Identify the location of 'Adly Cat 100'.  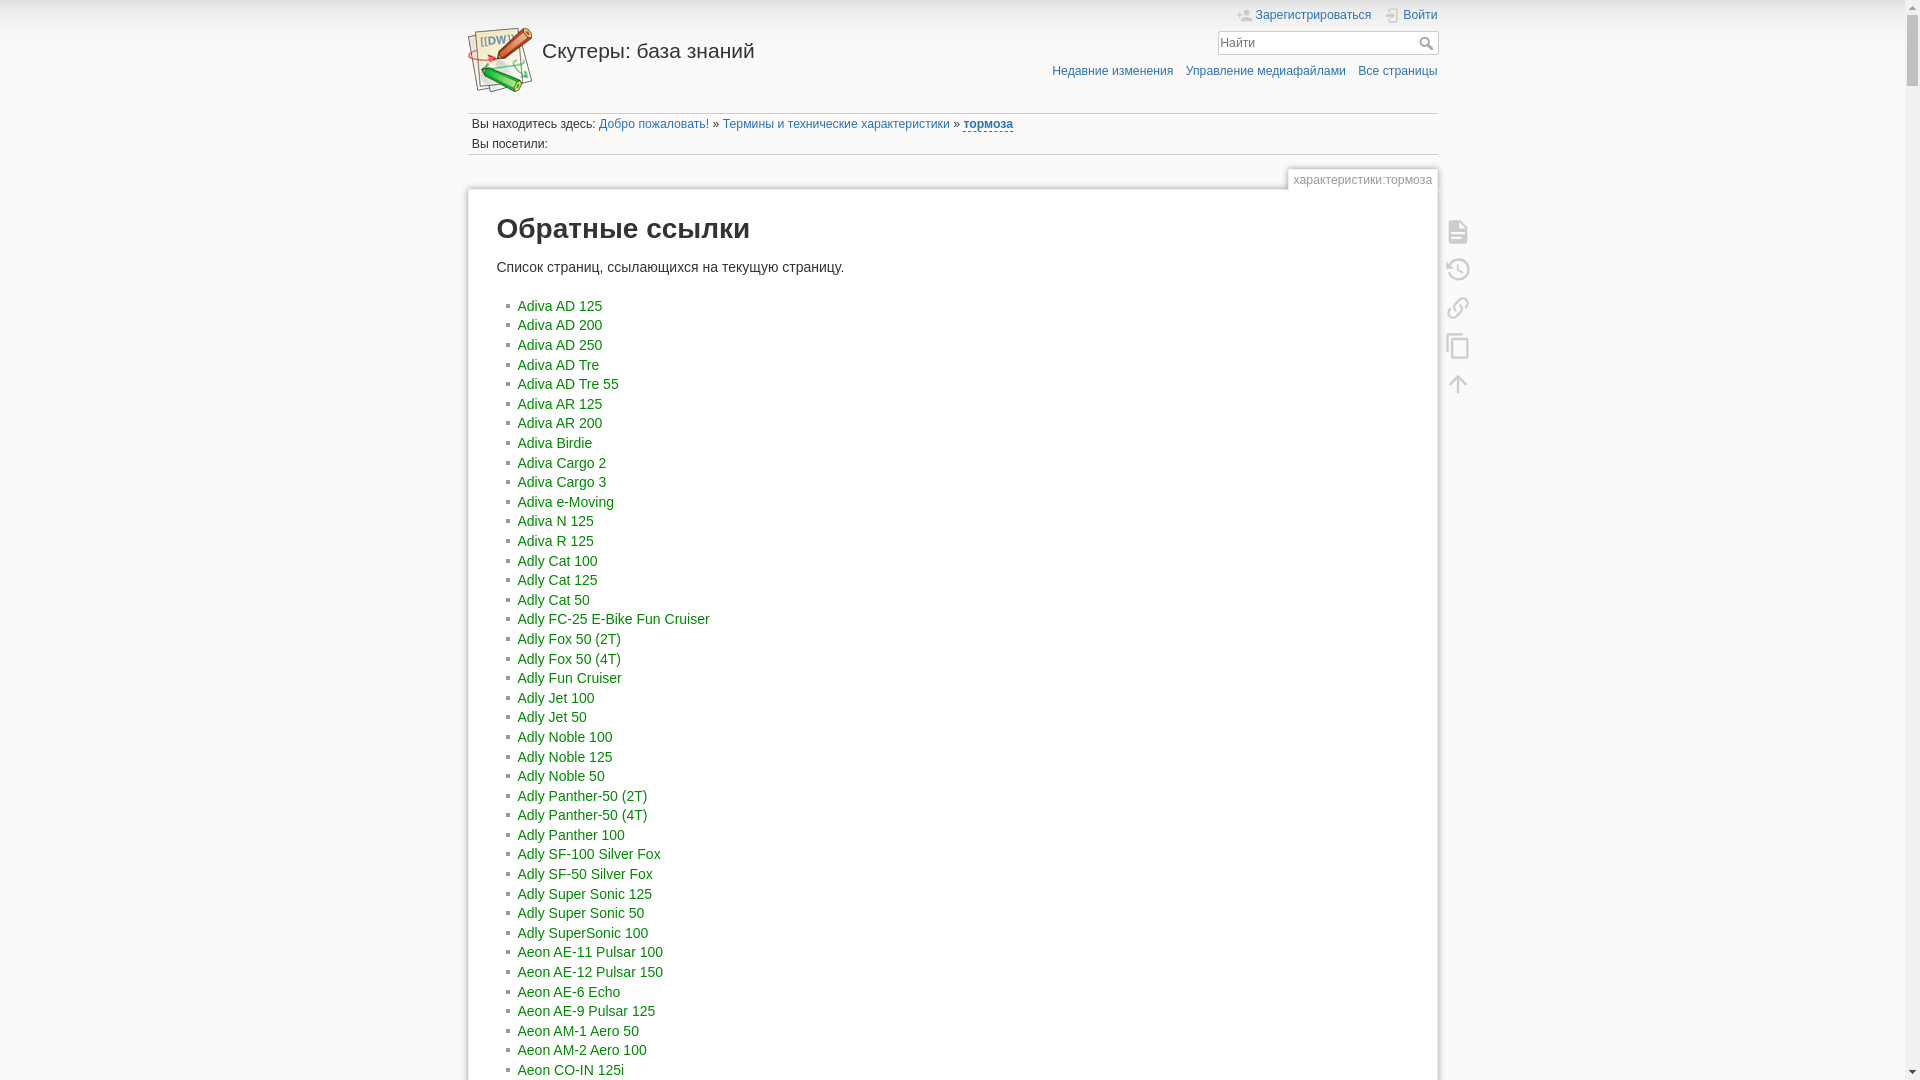
(557, 560).